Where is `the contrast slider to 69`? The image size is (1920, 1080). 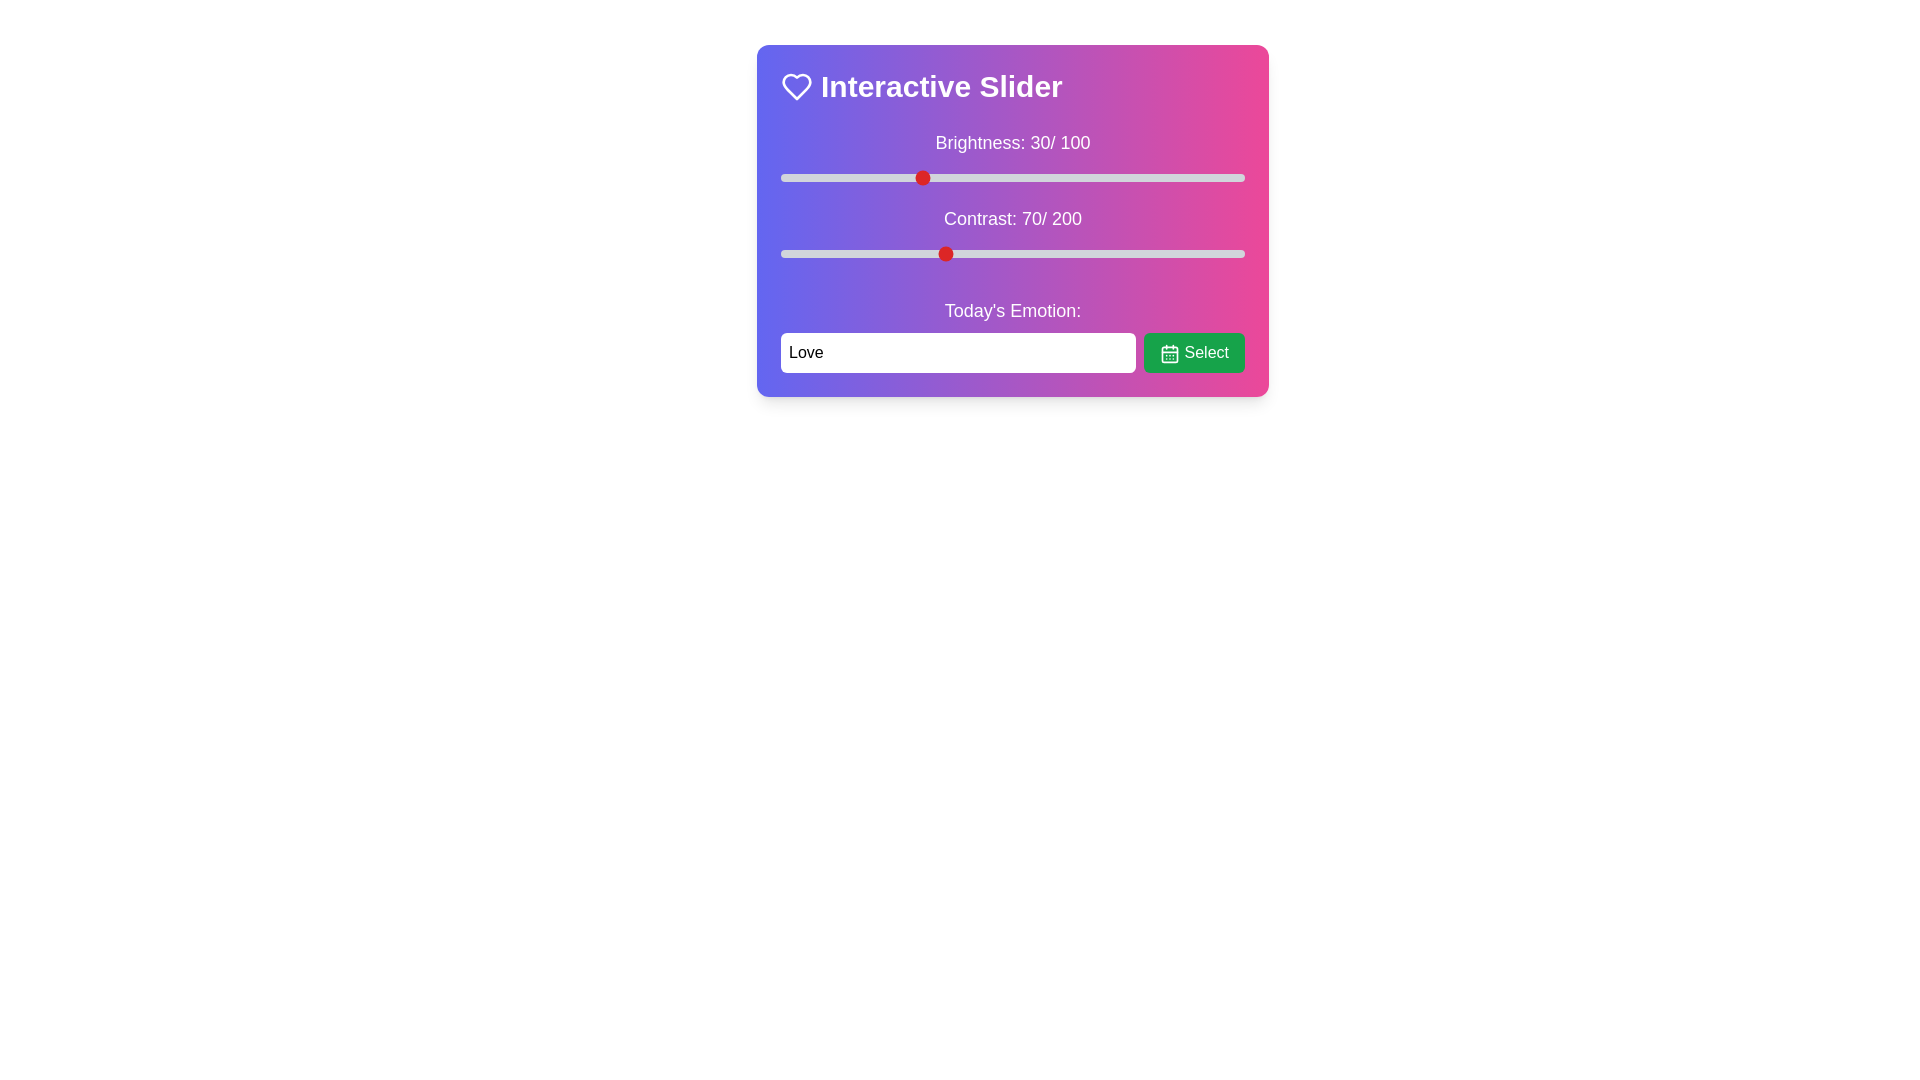
the contrast slider to 69 is located at coordinates (939, 253).